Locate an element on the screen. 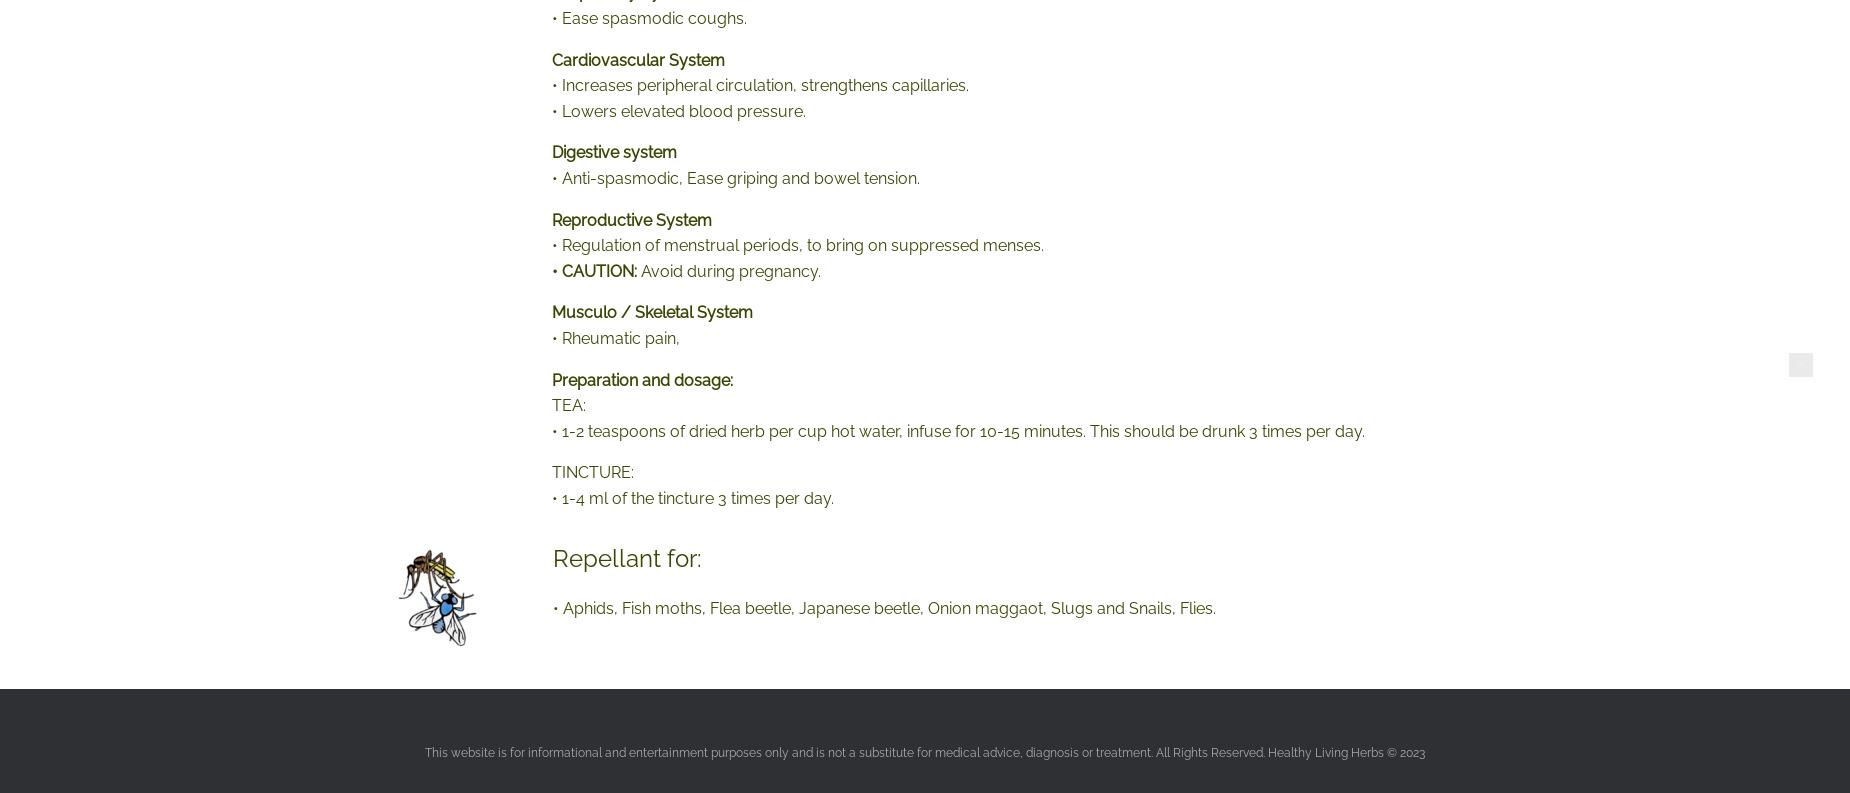 The width and height of the screenshot is (1850, 793). 'Repellant for:' is located at coordinates (627, 557).